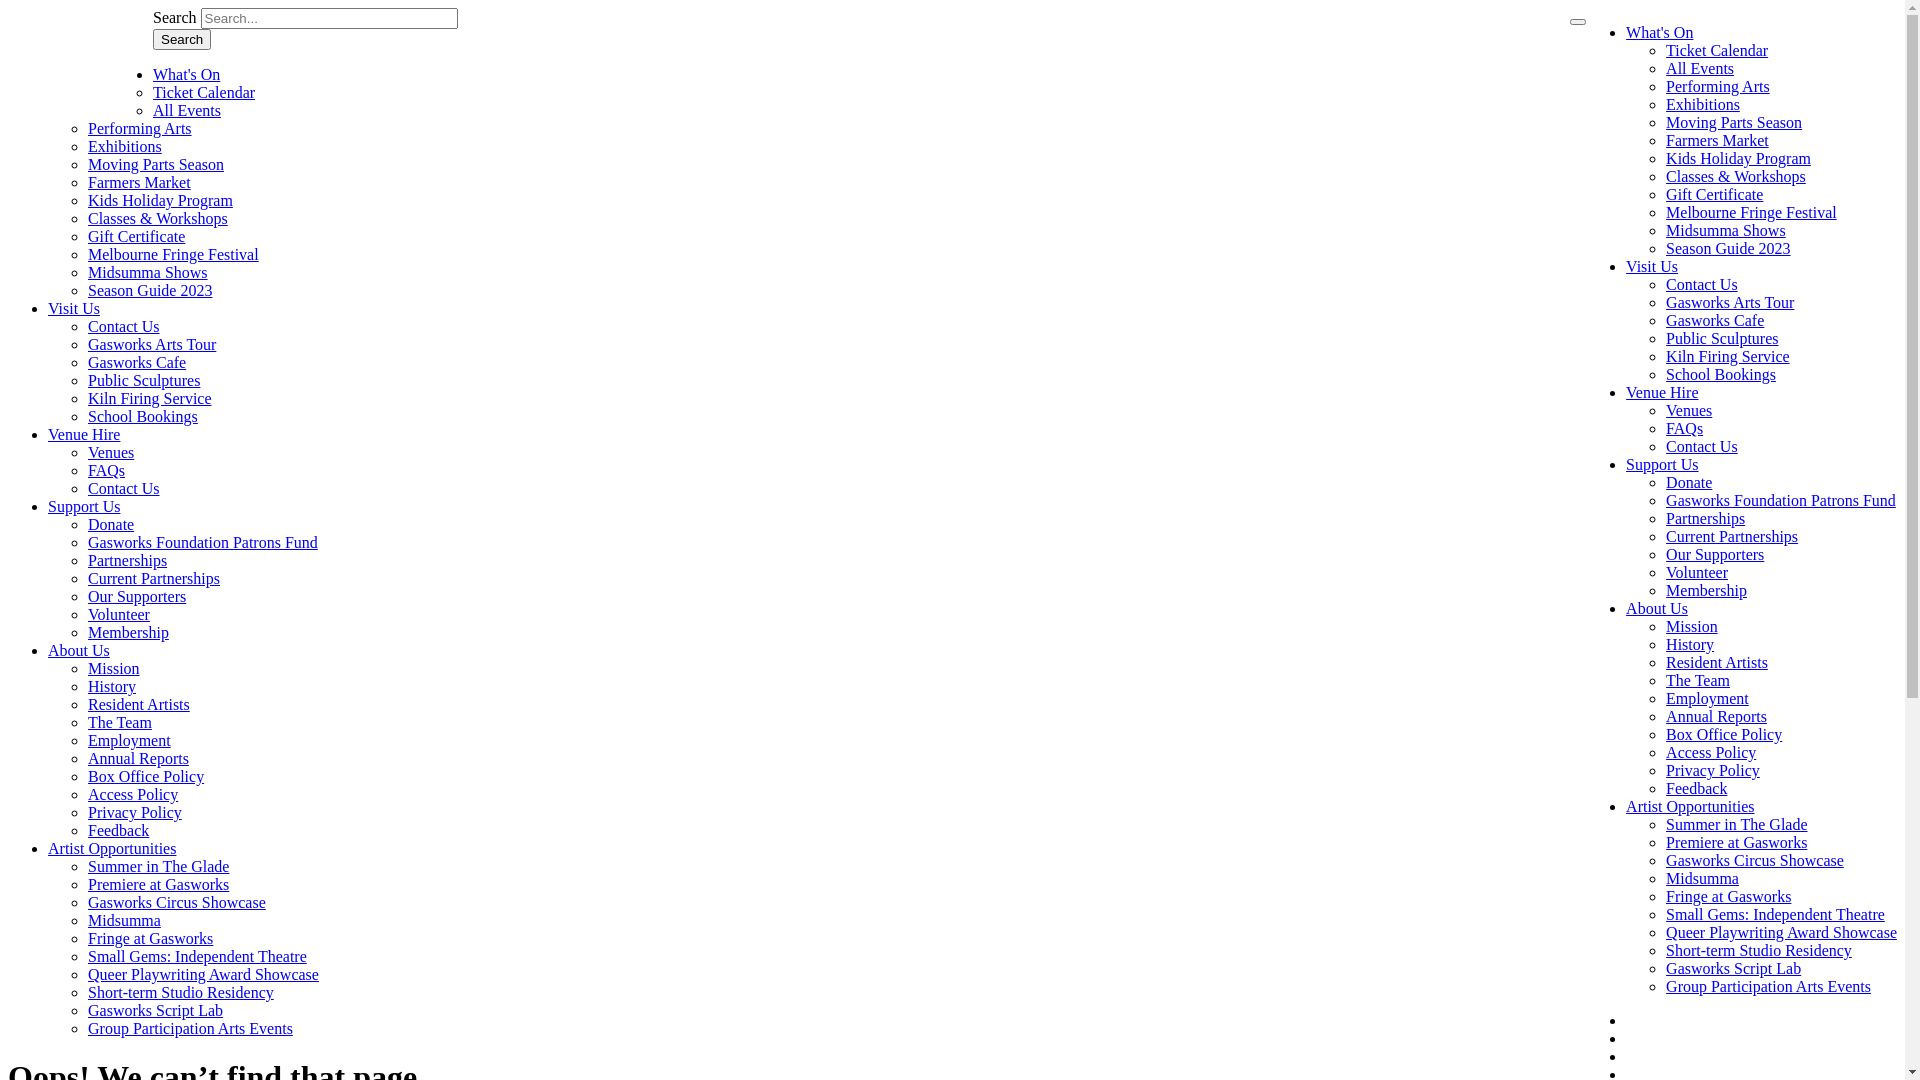  What do you see at coordinates (86, 902) in the screenshot?
I see `'Gasworks Circus Showcase'` at bounding box center [86, 902].